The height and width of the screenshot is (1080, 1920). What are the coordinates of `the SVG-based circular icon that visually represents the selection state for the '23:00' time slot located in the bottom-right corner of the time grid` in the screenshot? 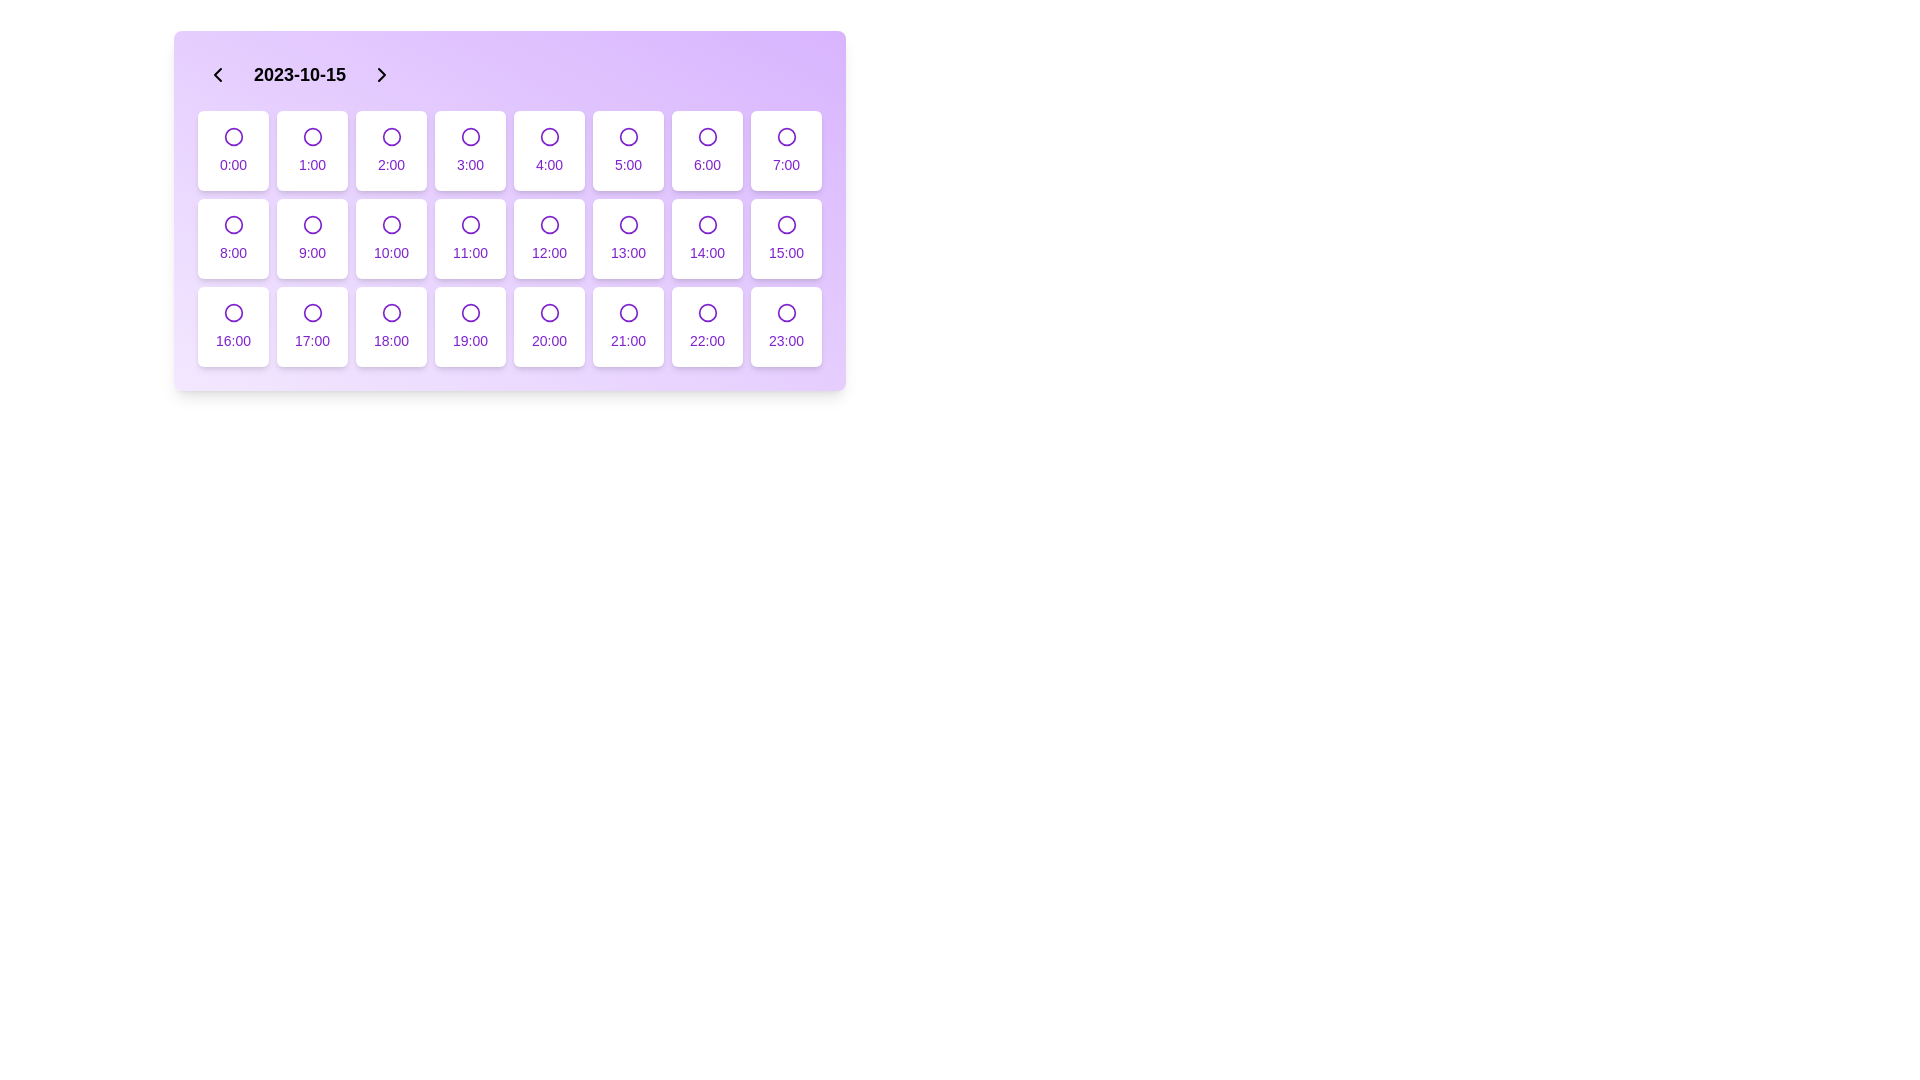 It's located at (785, 312).